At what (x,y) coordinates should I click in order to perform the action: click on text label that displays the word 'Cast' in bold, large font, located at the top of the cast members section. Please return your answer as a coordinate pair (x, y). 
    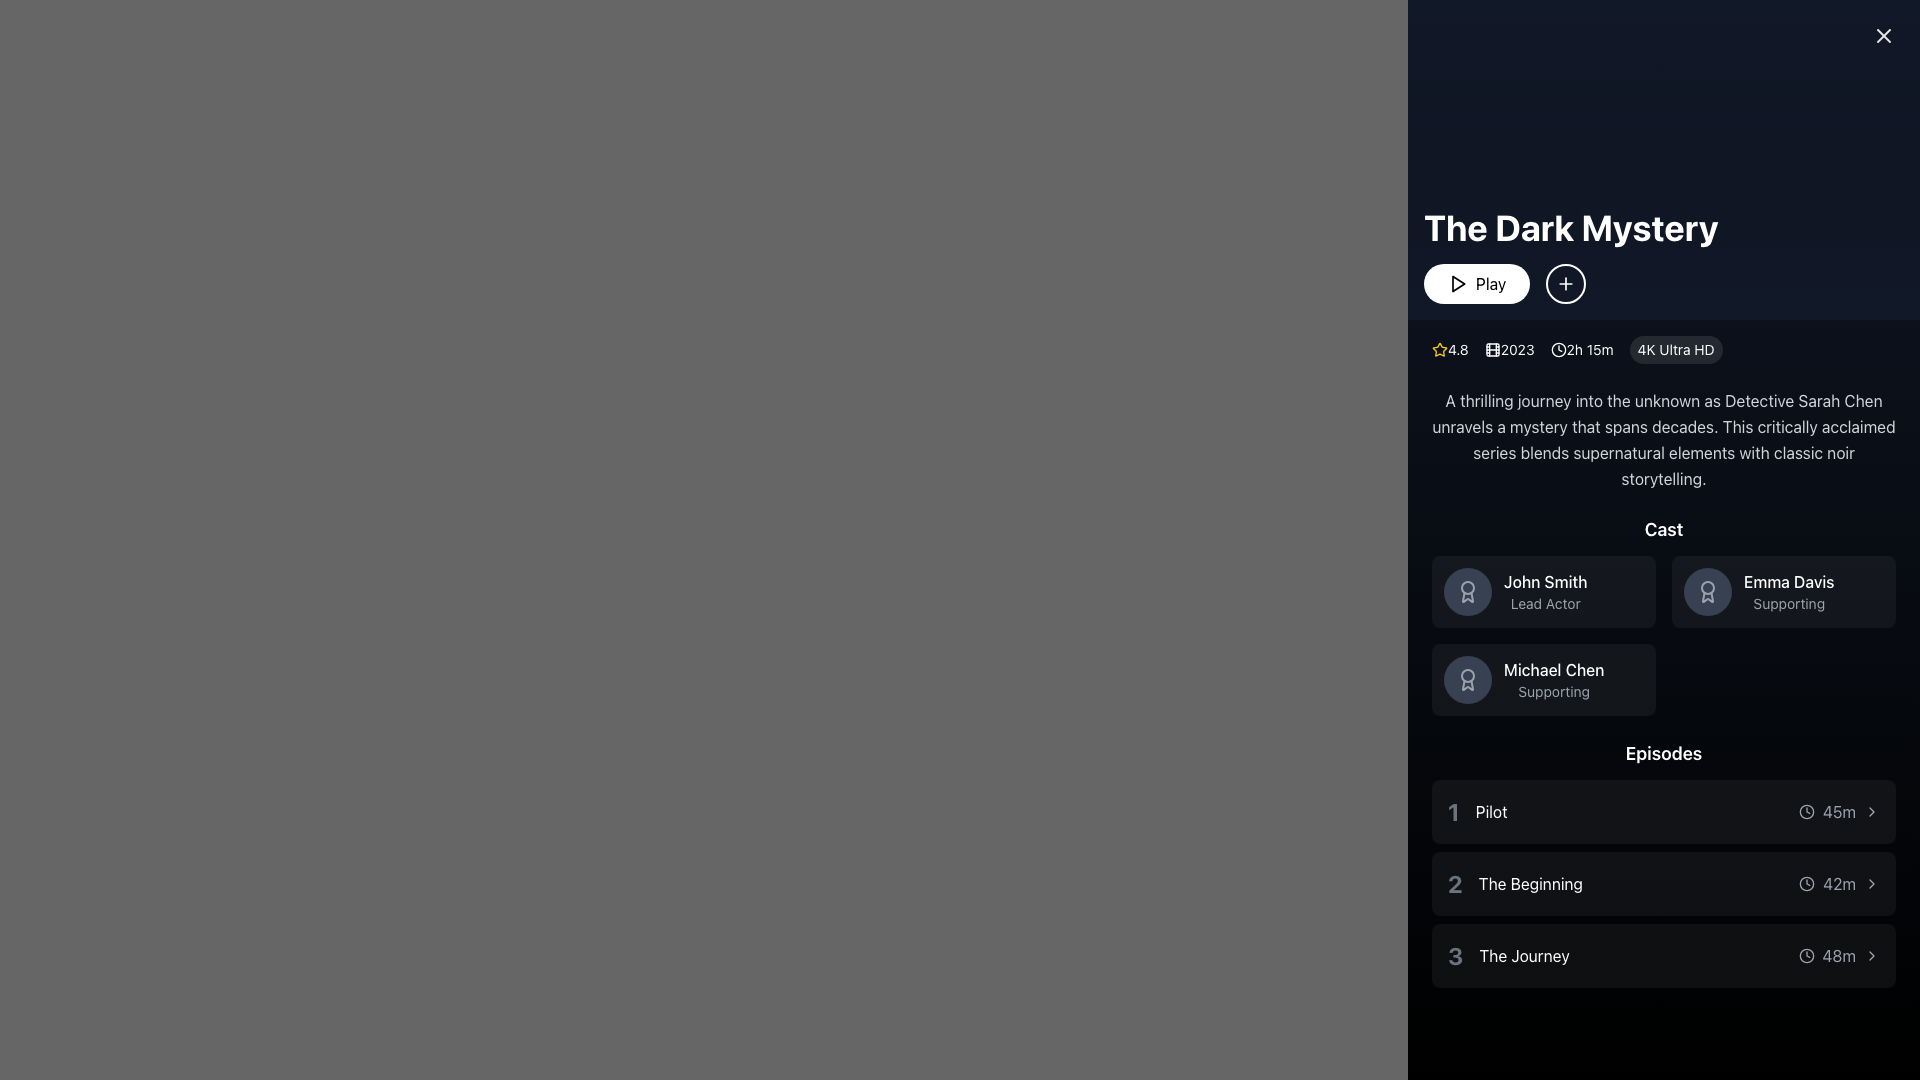
    Looking at the image, I should click on (1664, 528).